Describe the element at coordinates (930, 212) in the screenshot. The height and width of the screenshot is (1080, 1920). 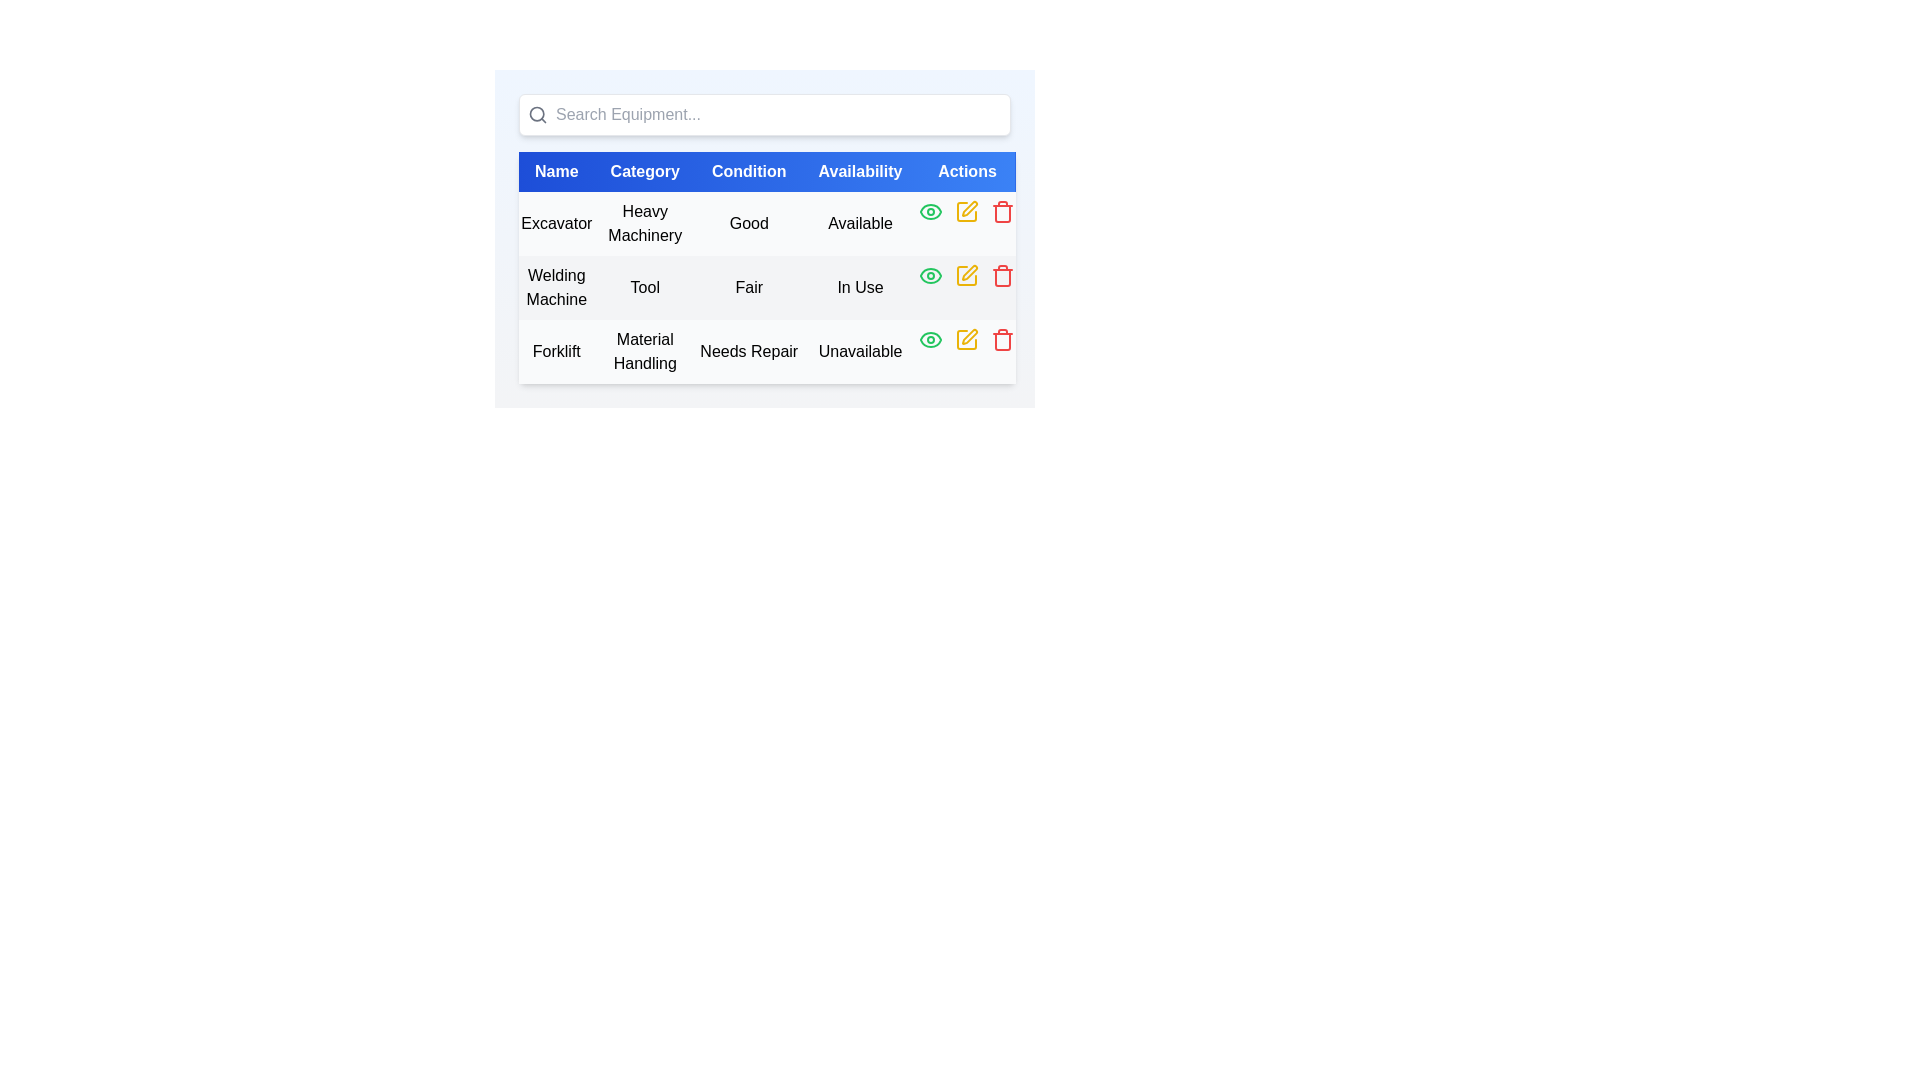
I see `the Icon Button in the Actions column of the first row of the data table` at that location.